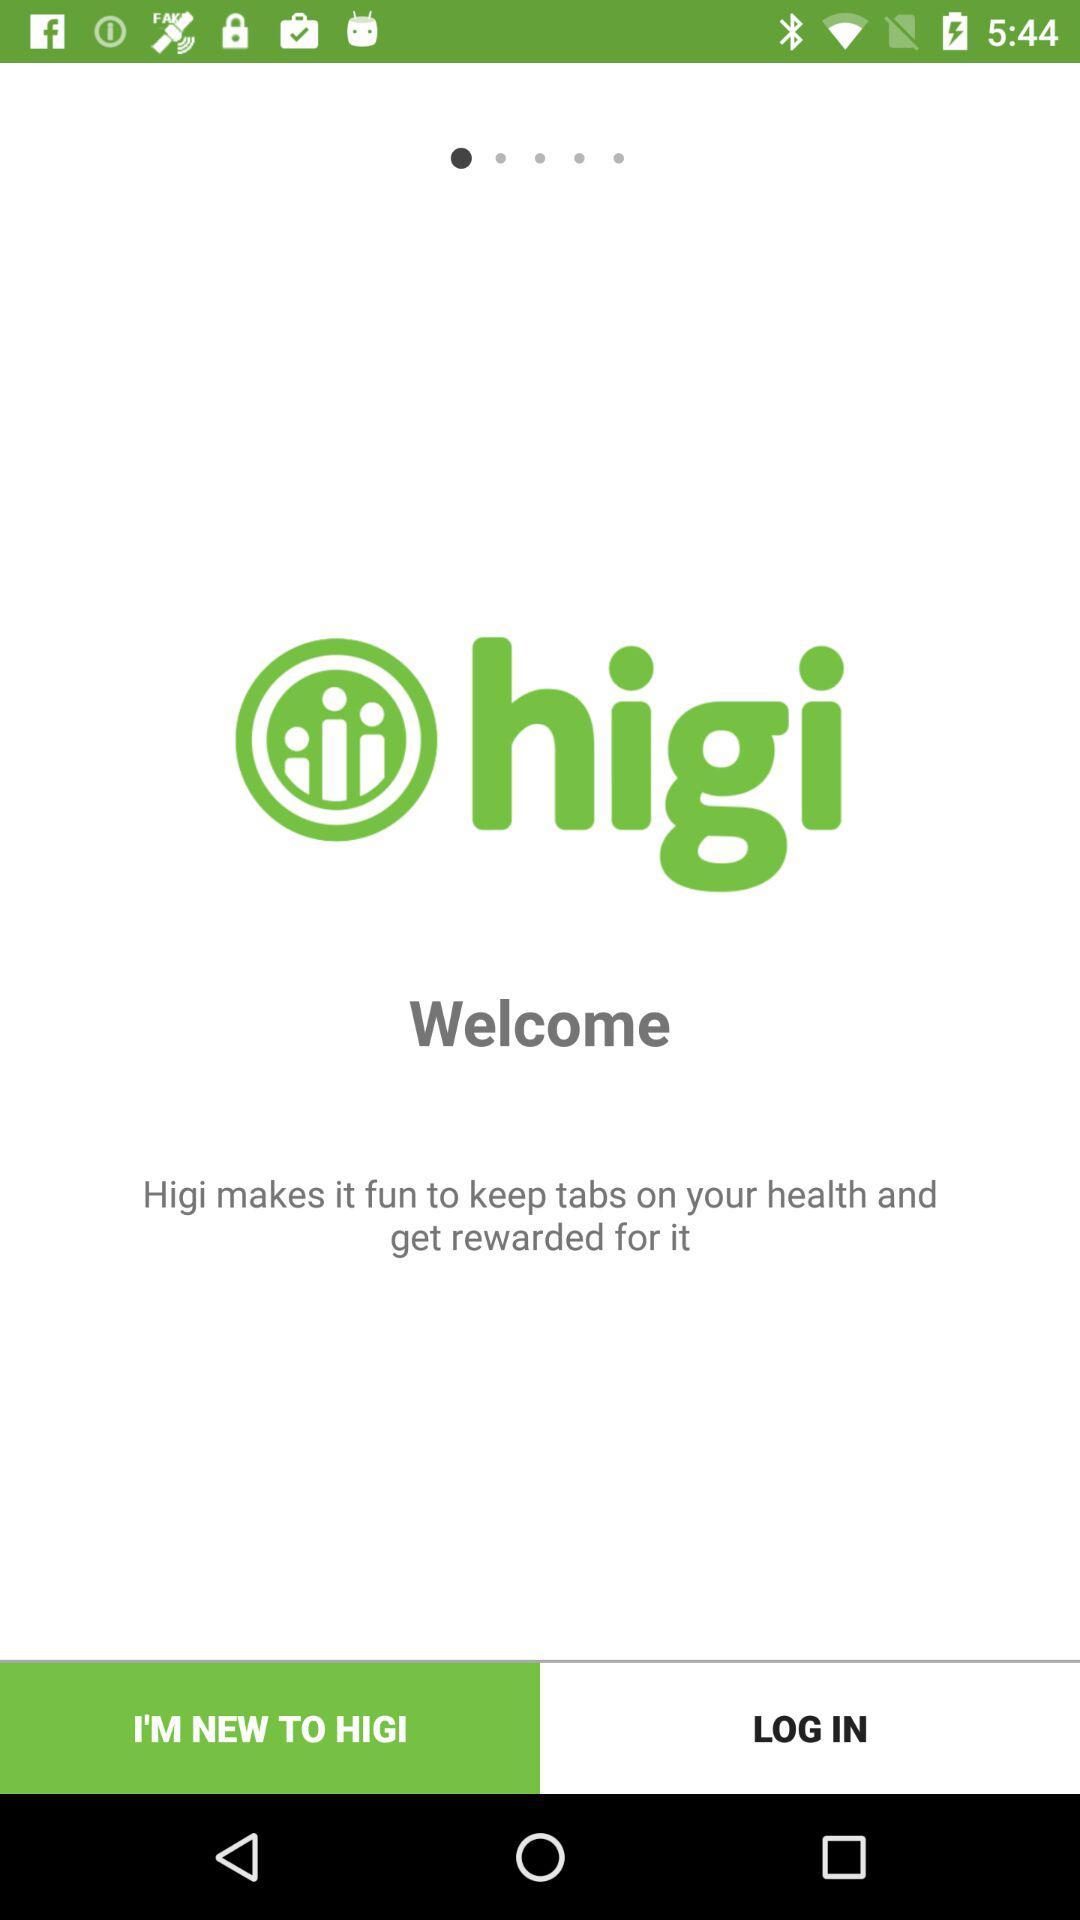 Image resolution: width=1080 pixels, height=1920 pixels. What do you see at coordinates (270, 1727) in the screenshot?
I see `item next to log in item` at bounding box center [270, 1727].